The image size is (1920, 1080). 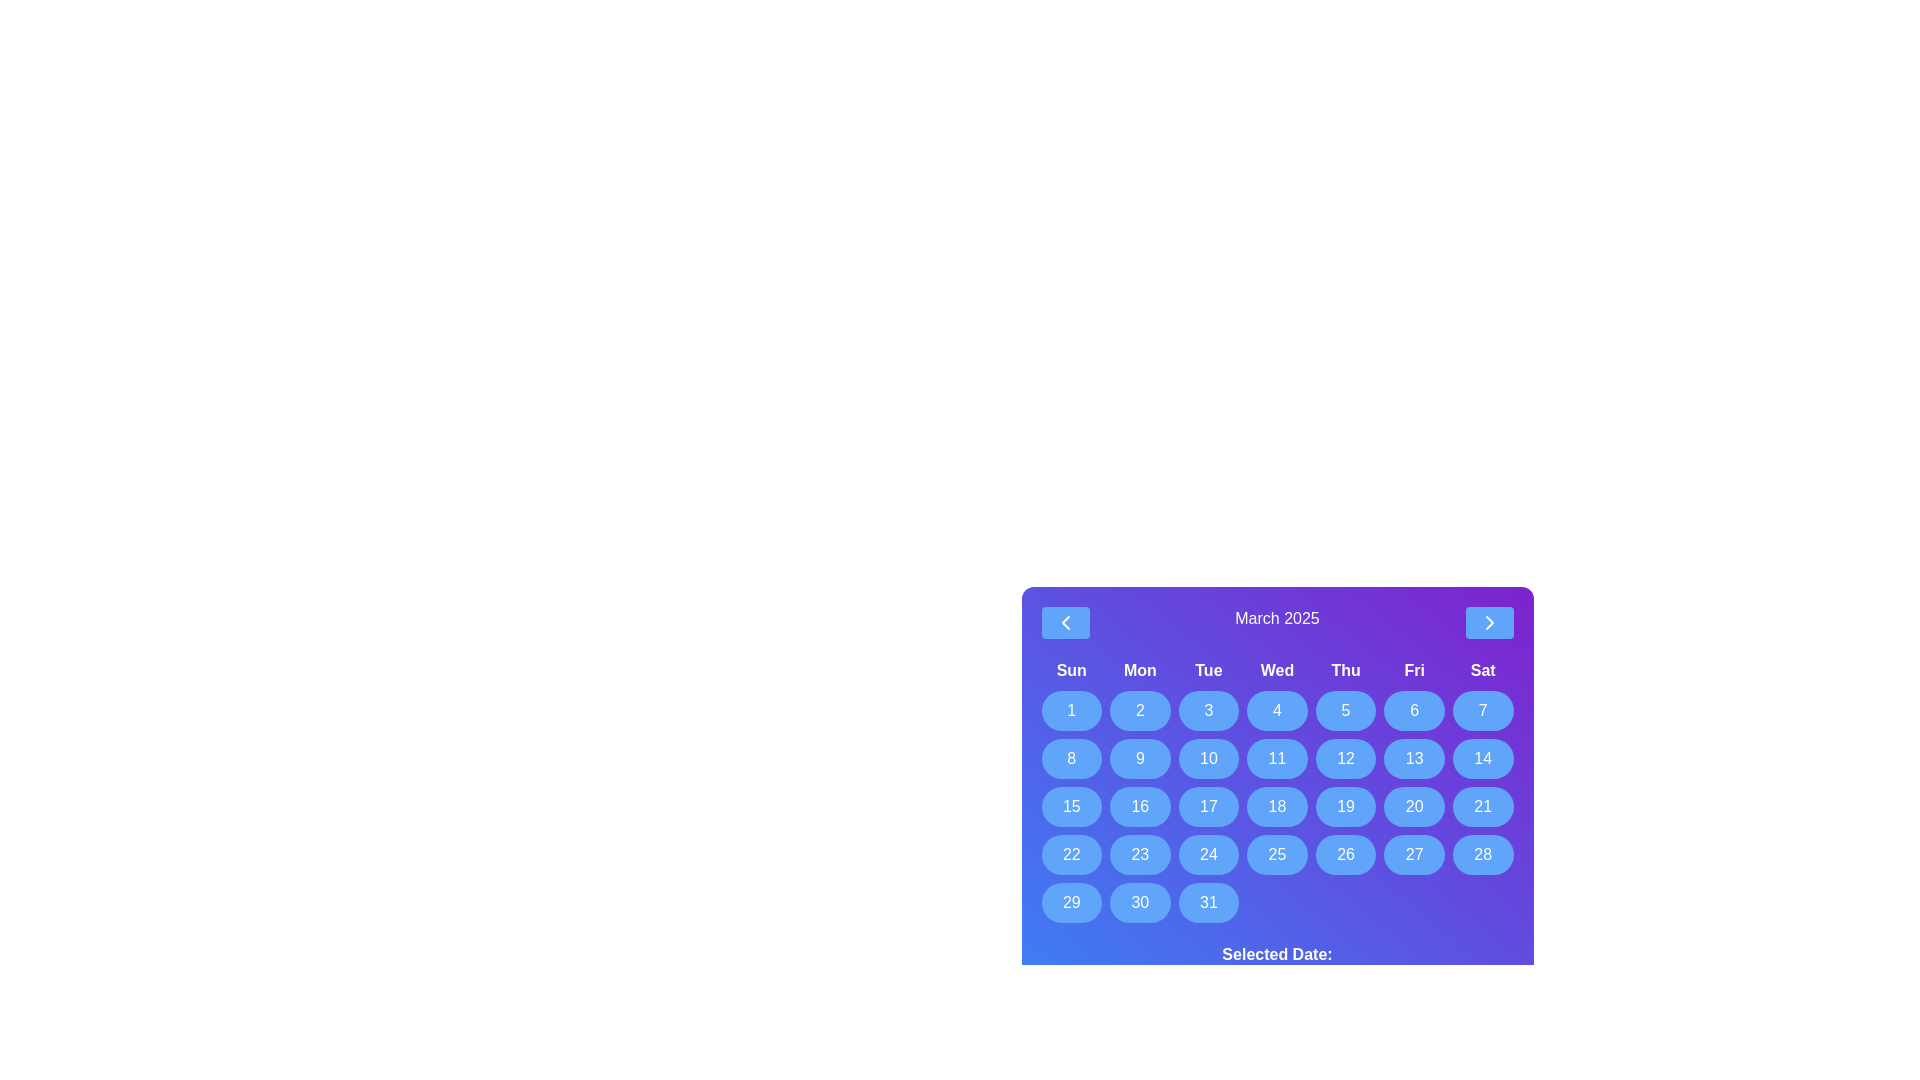 I want to click on the 'Monday' label in the calendar interface, which is the second item in the row of weekday names, so click(x=1140, y=671).